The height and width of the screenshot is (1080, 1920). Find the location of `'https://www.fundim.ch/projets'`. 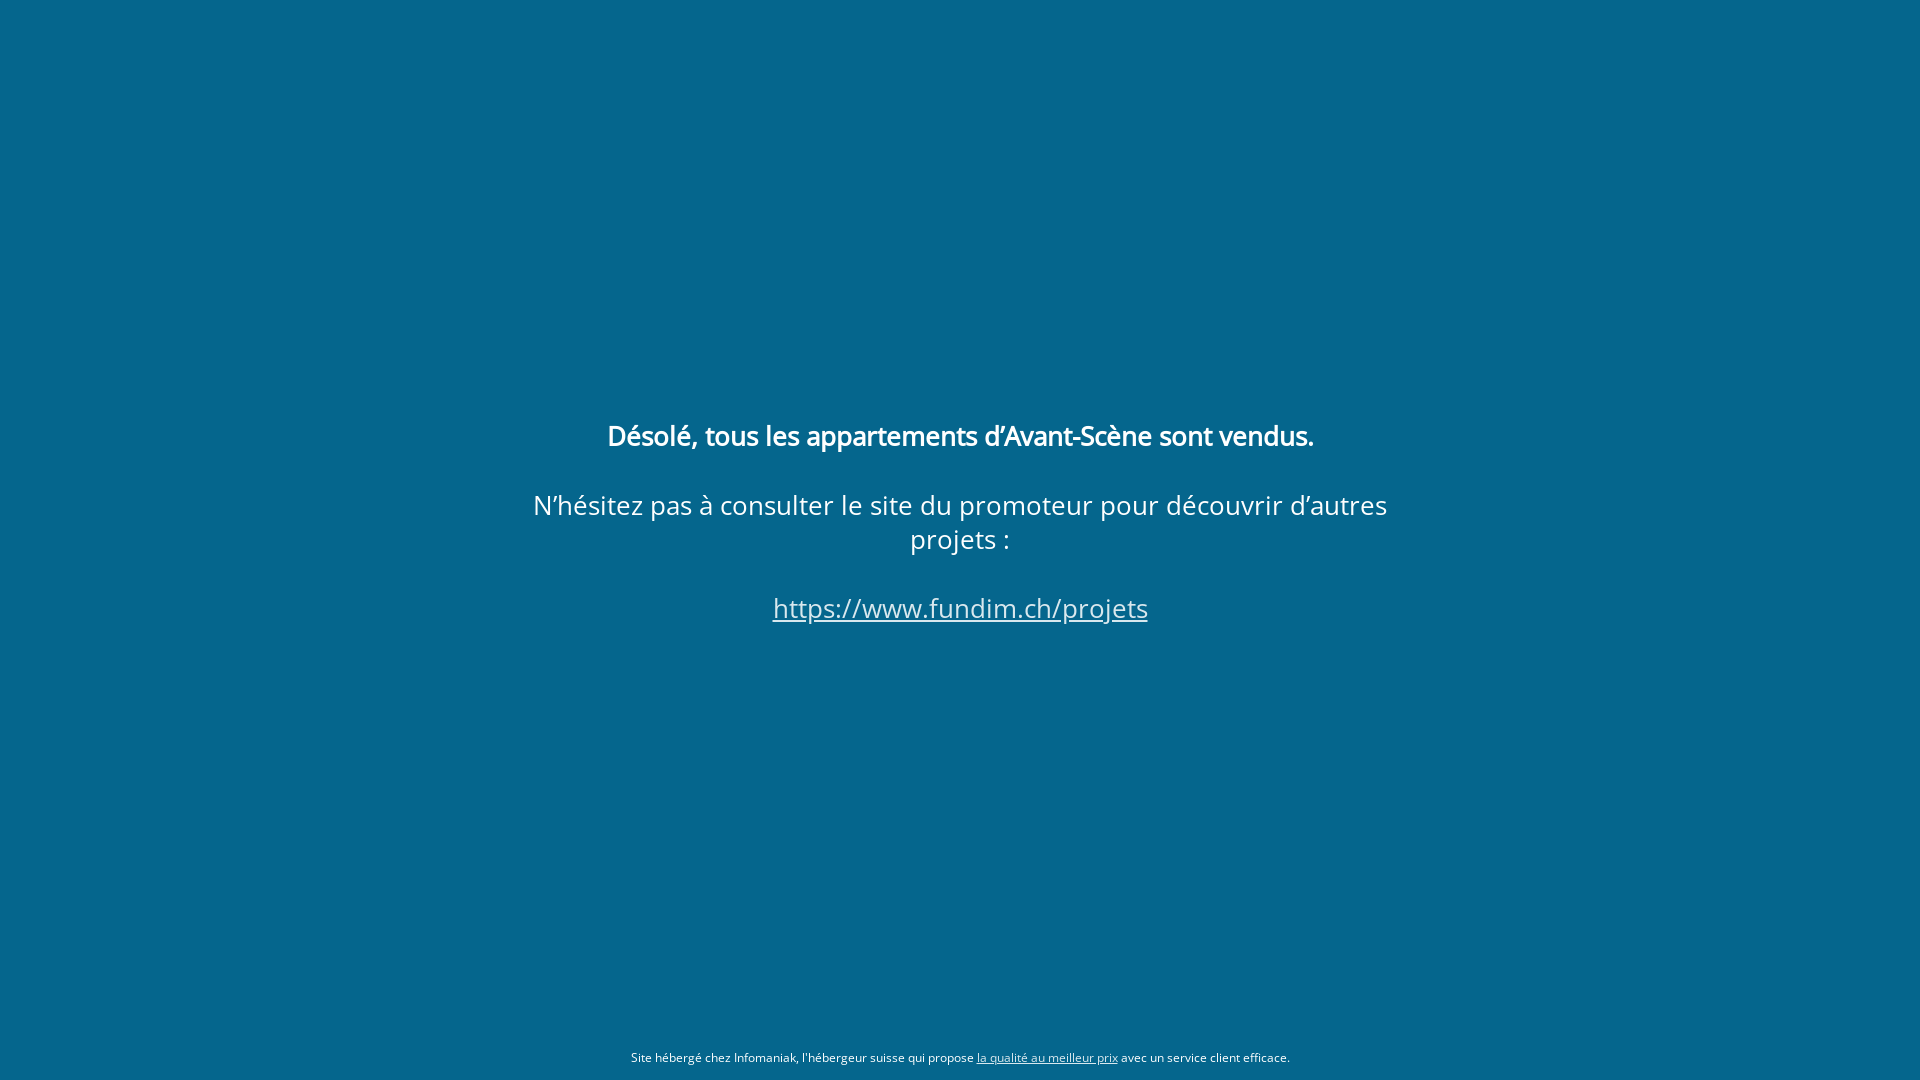

'https://www.fundim.ch/projets' is located at coordinates (958, 607).